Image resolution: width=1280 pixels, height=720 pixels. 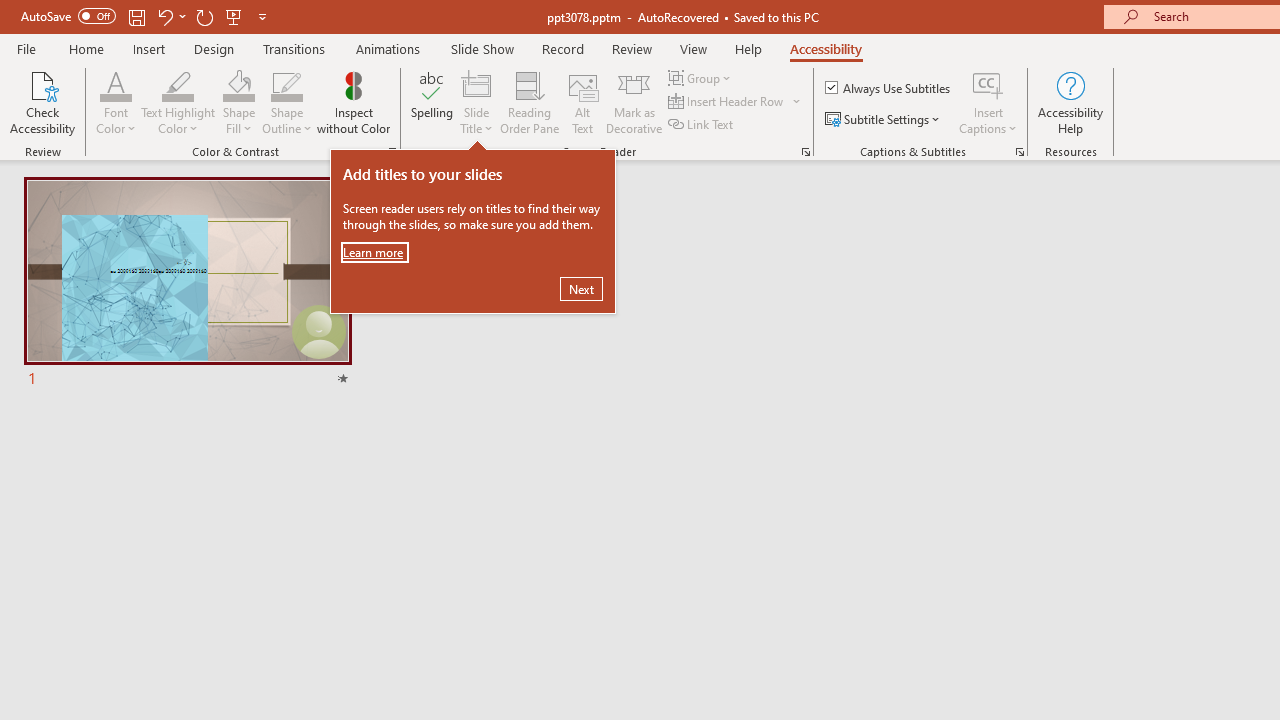 I want to click on 'Insert Header Row', so click(x=726, y=101).